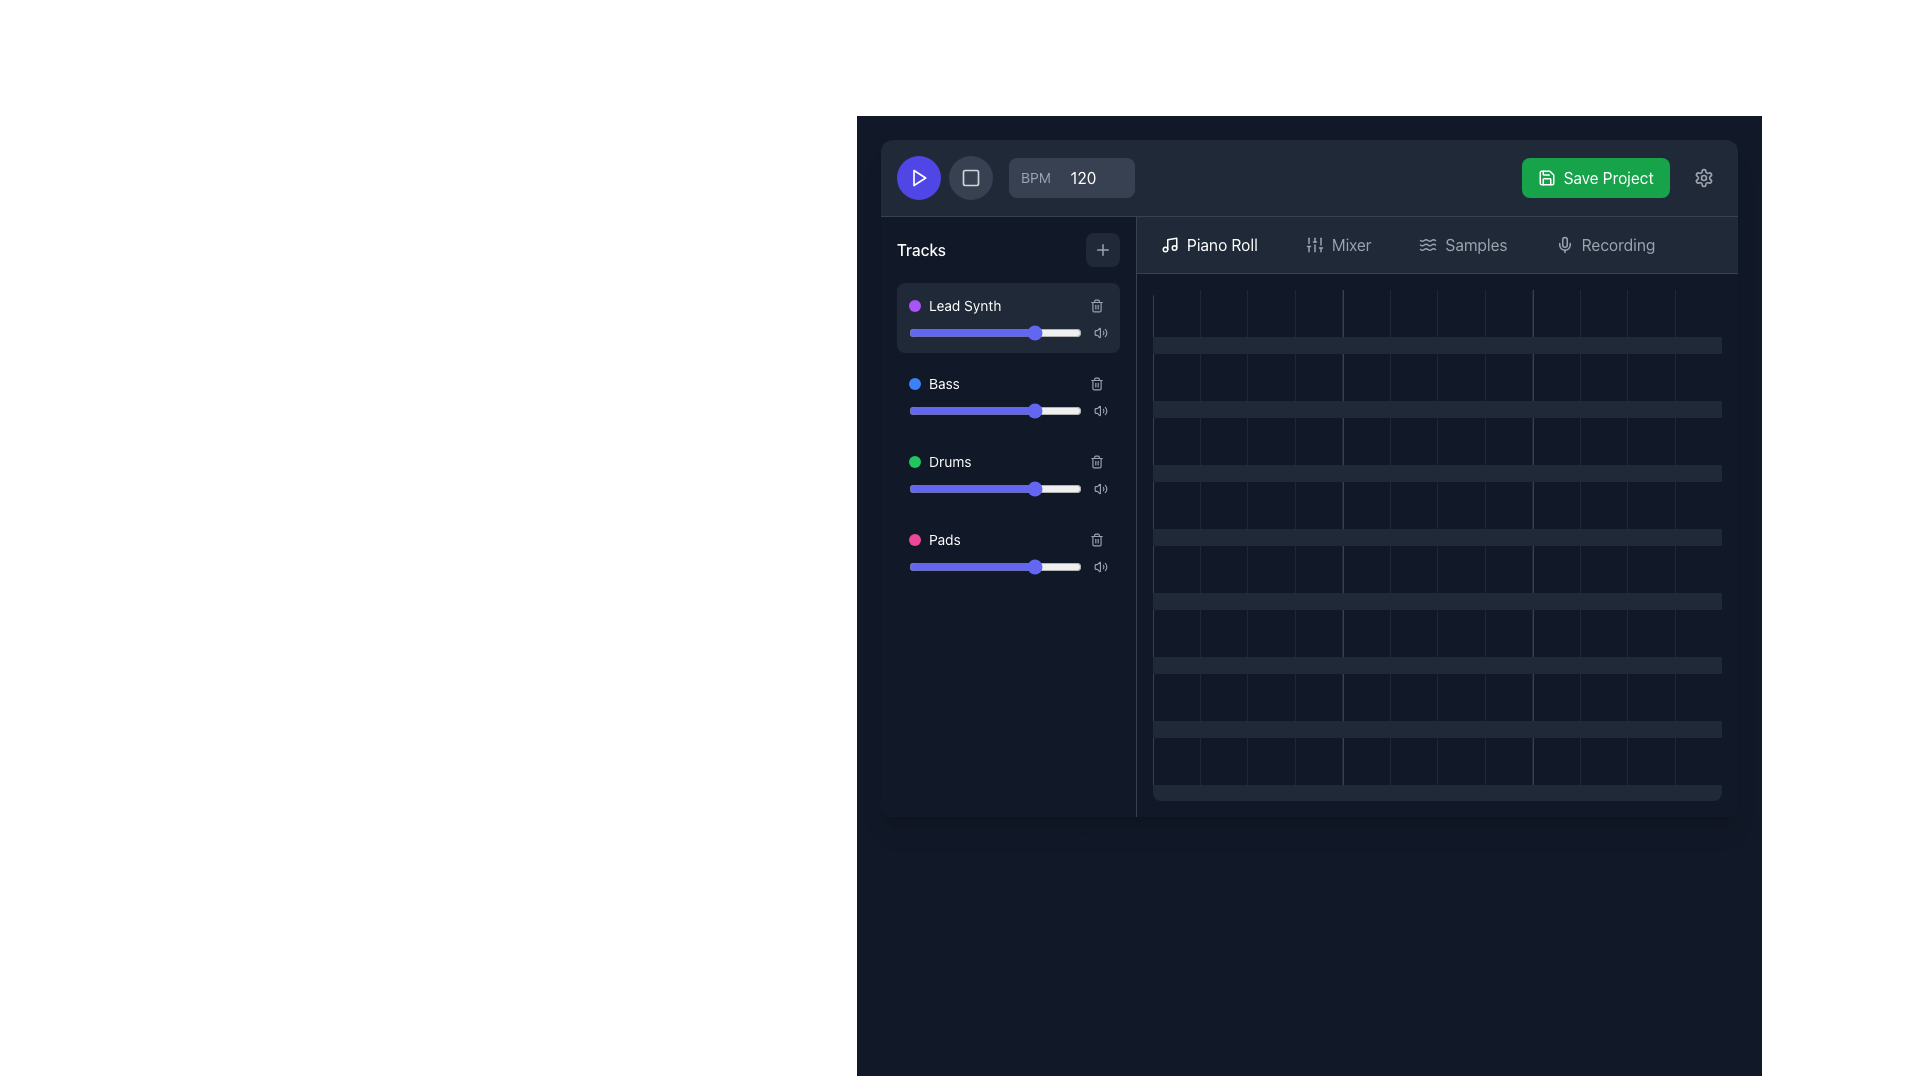 This screenshot has width=1920, height=1080. What do you see at coordinates (1412, 633) in the screenshot?
I see `the grid cell located in the sixth column and fifth row of the interface` at bounding box center [1412, 633].